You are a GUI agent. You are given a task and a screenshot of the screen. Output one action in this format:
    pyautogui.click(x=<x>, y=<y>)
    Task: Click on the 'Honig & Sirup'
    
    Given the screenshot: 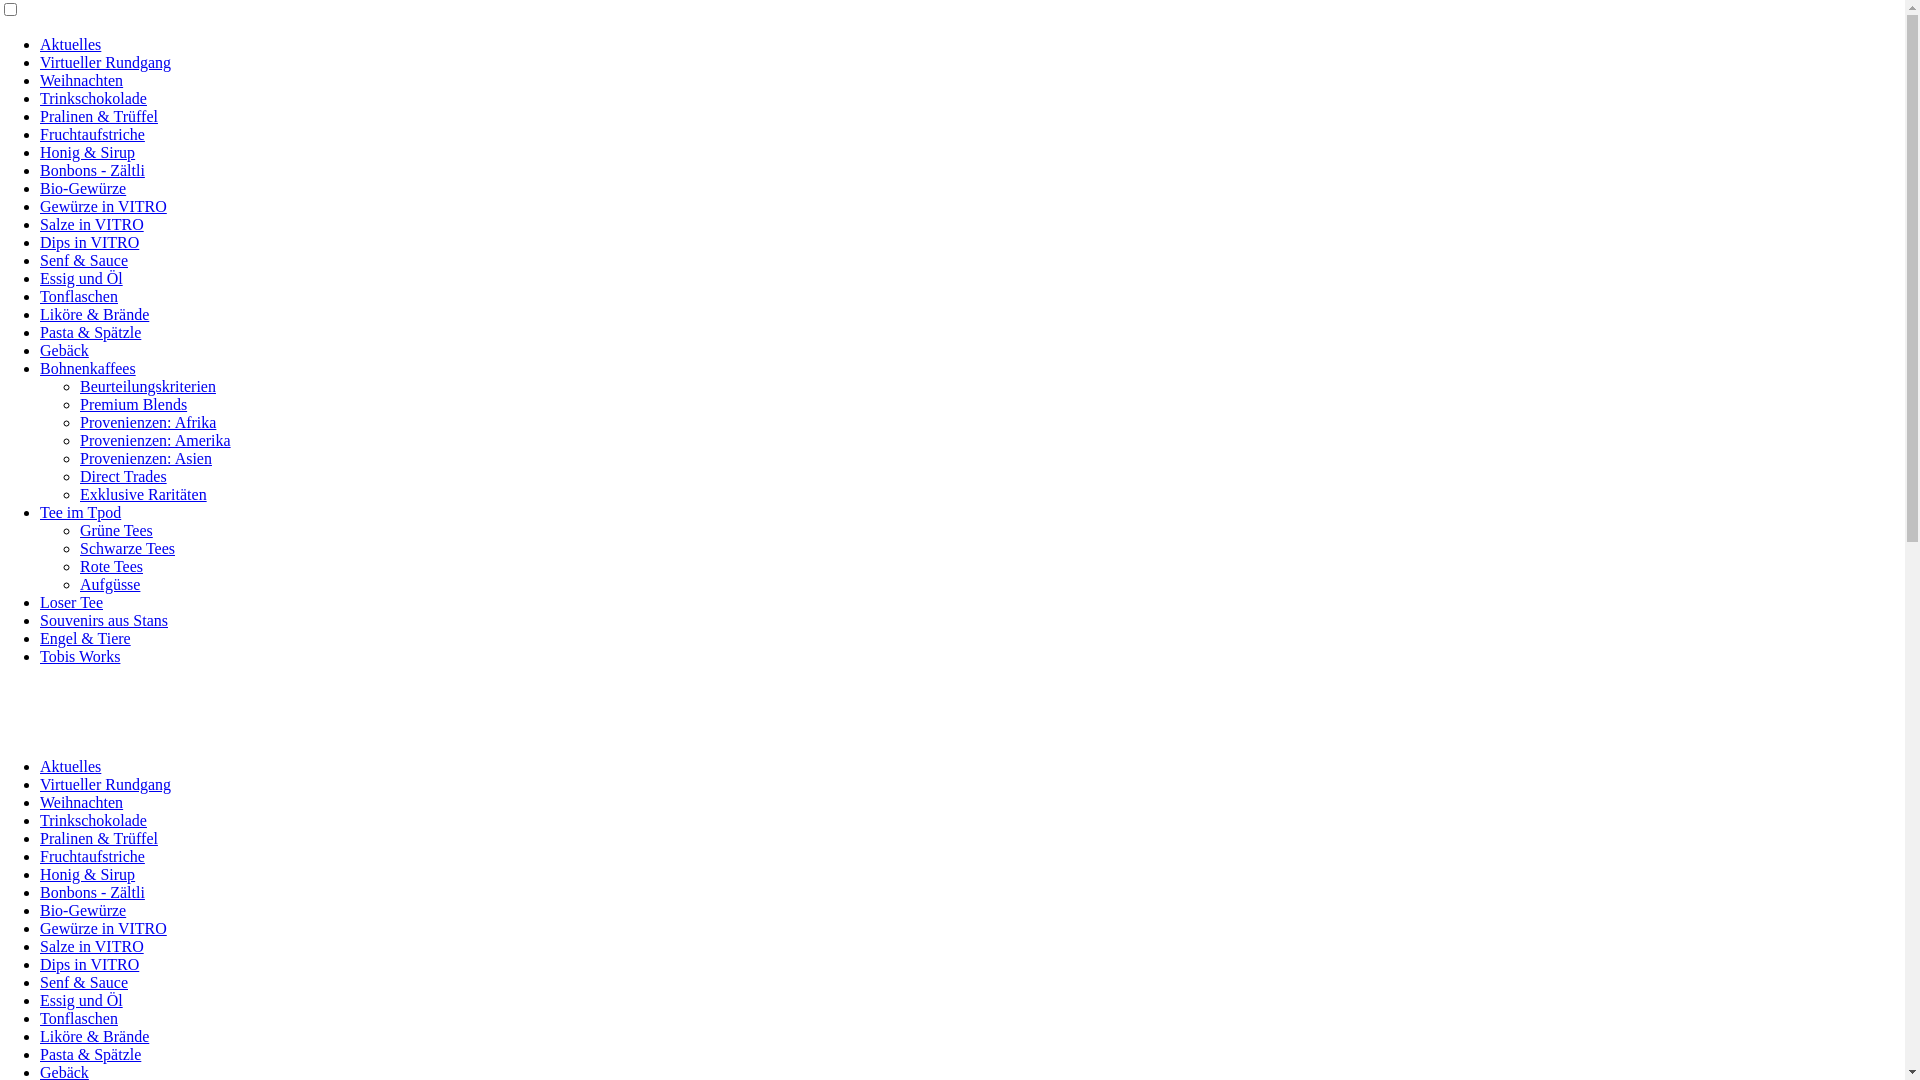 What is the action you would take?
    pyautogui.click(x=86, y=873)
    